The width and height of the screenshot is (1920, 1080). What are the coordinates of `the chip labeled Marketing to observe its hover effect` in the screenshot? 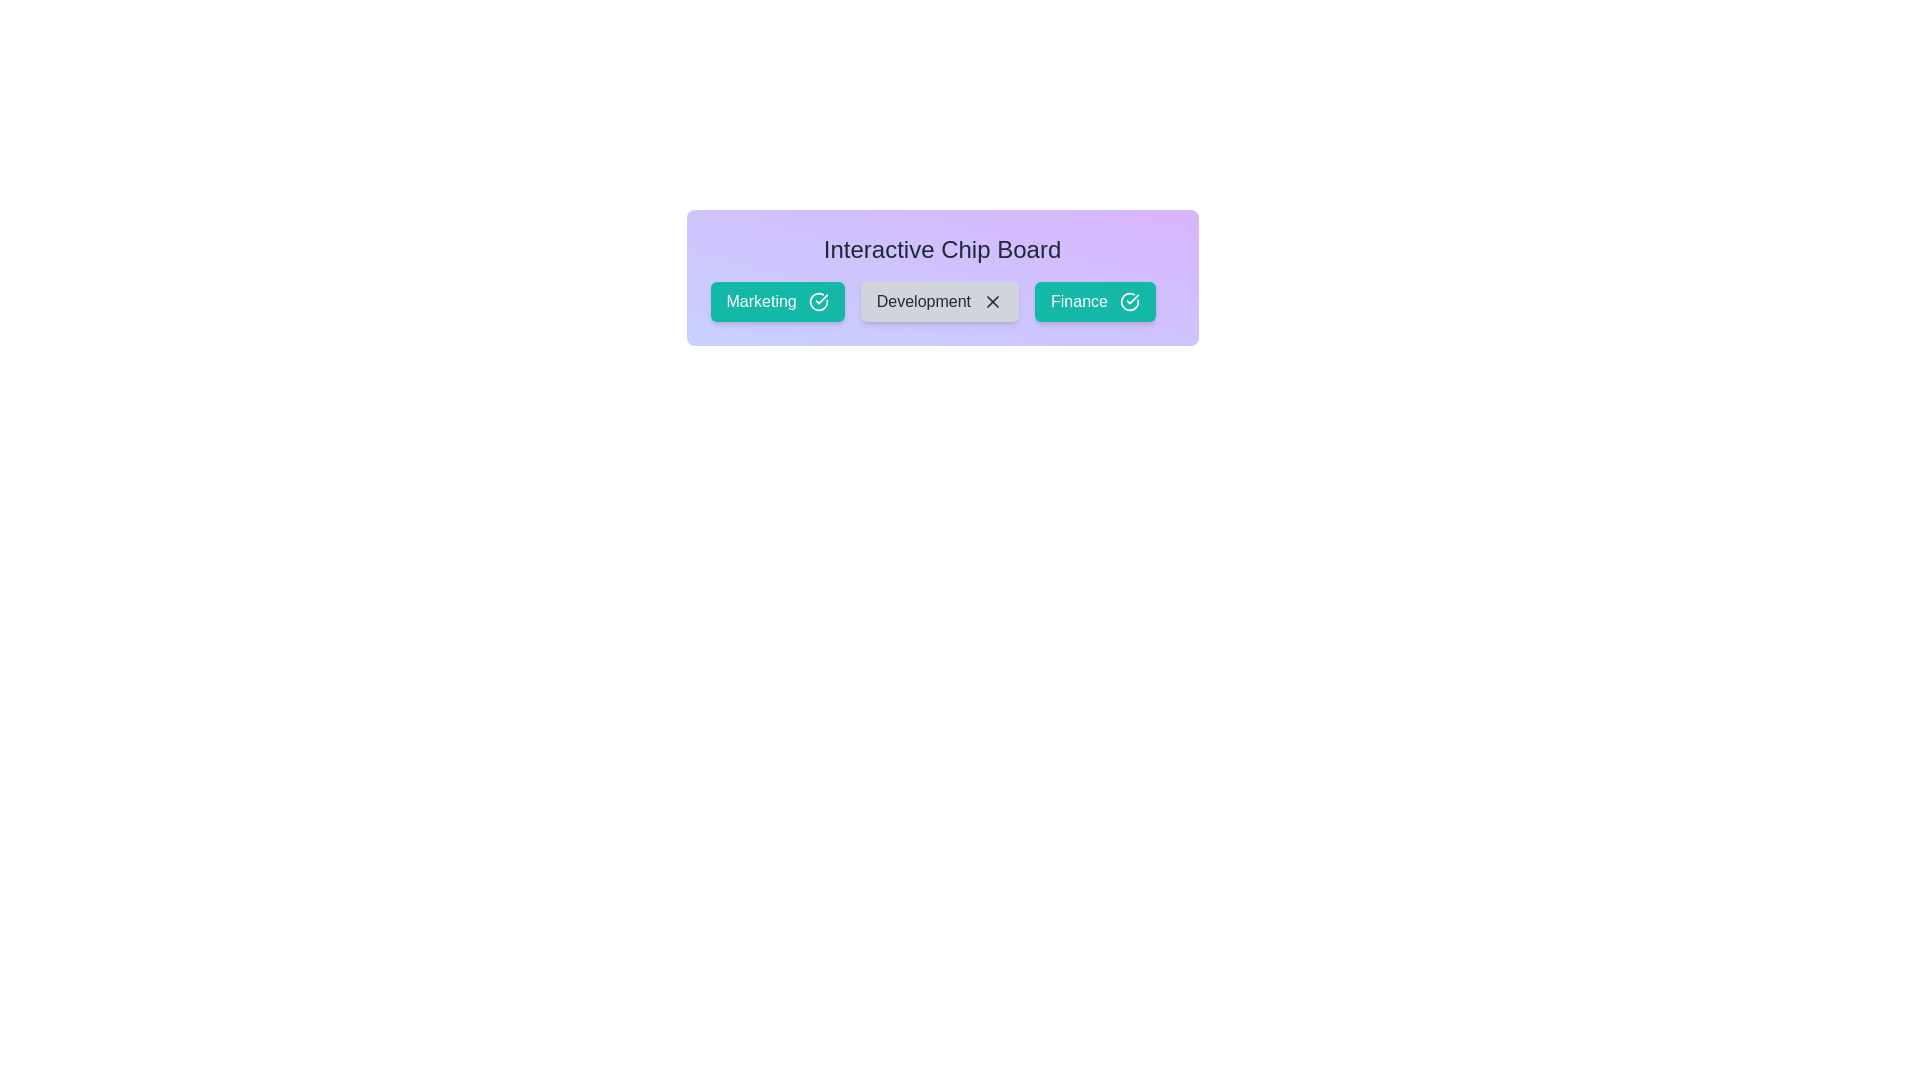 It's located at (776, 301).